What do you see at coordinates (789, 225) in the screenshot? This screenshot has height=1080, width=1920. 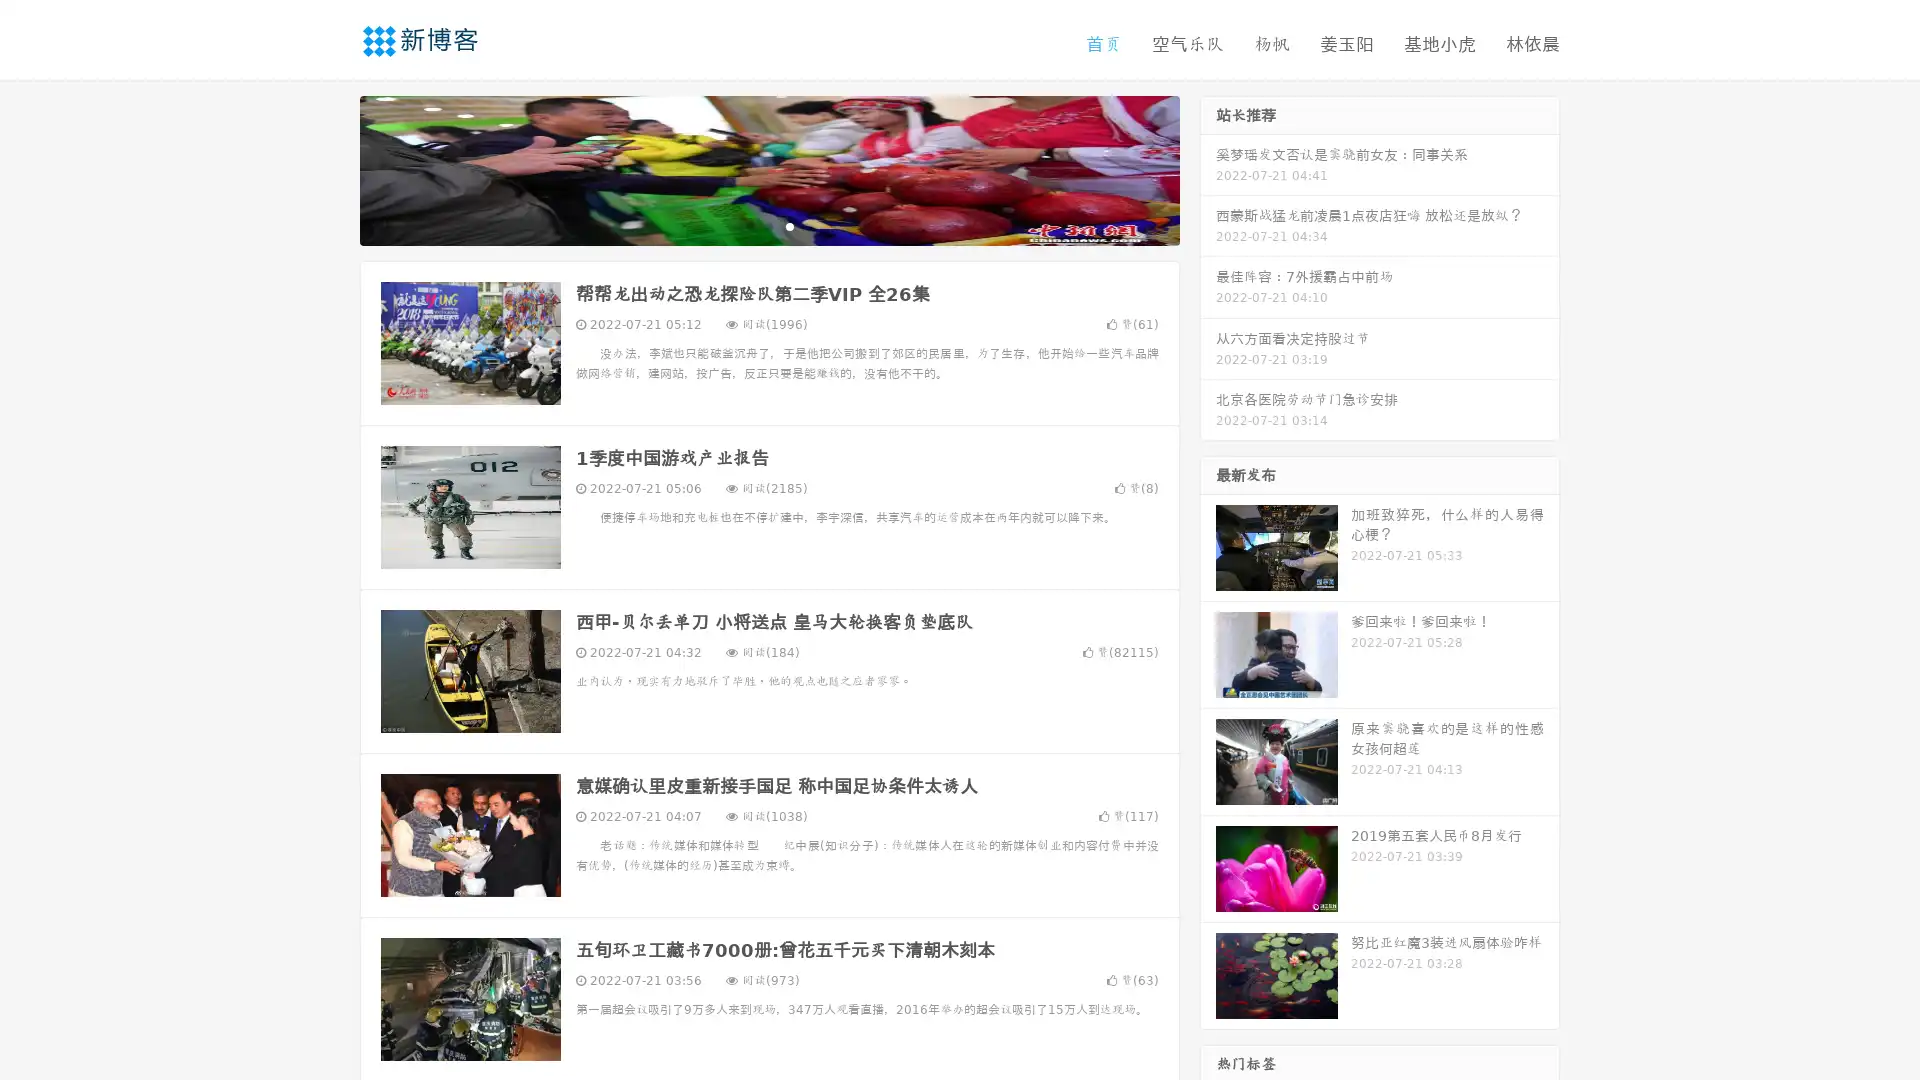 I see `Go to slide 3` at bounding box center [789, 225].